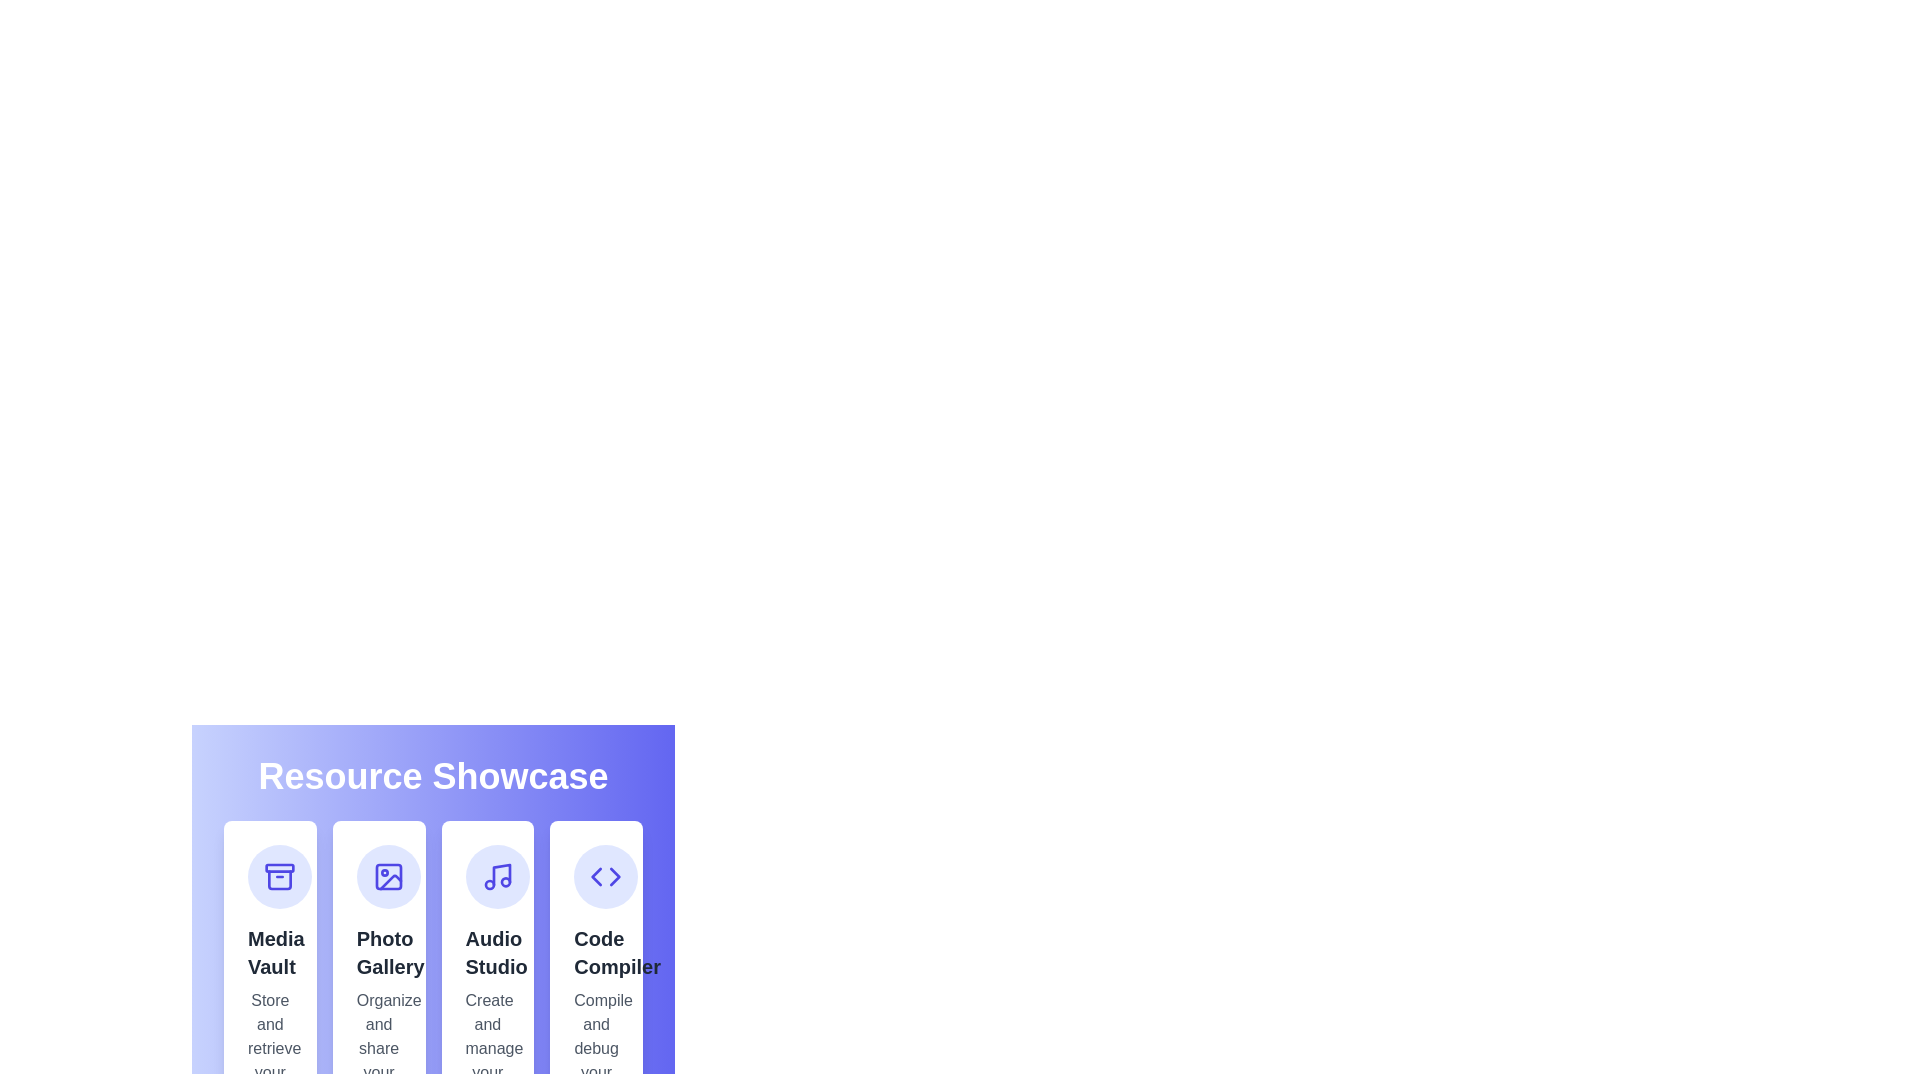  I want to click on the 'Code Compiler' icon, which serves as a visual cue for accessing code compilation and debugging functionalities, so click(605, 875).